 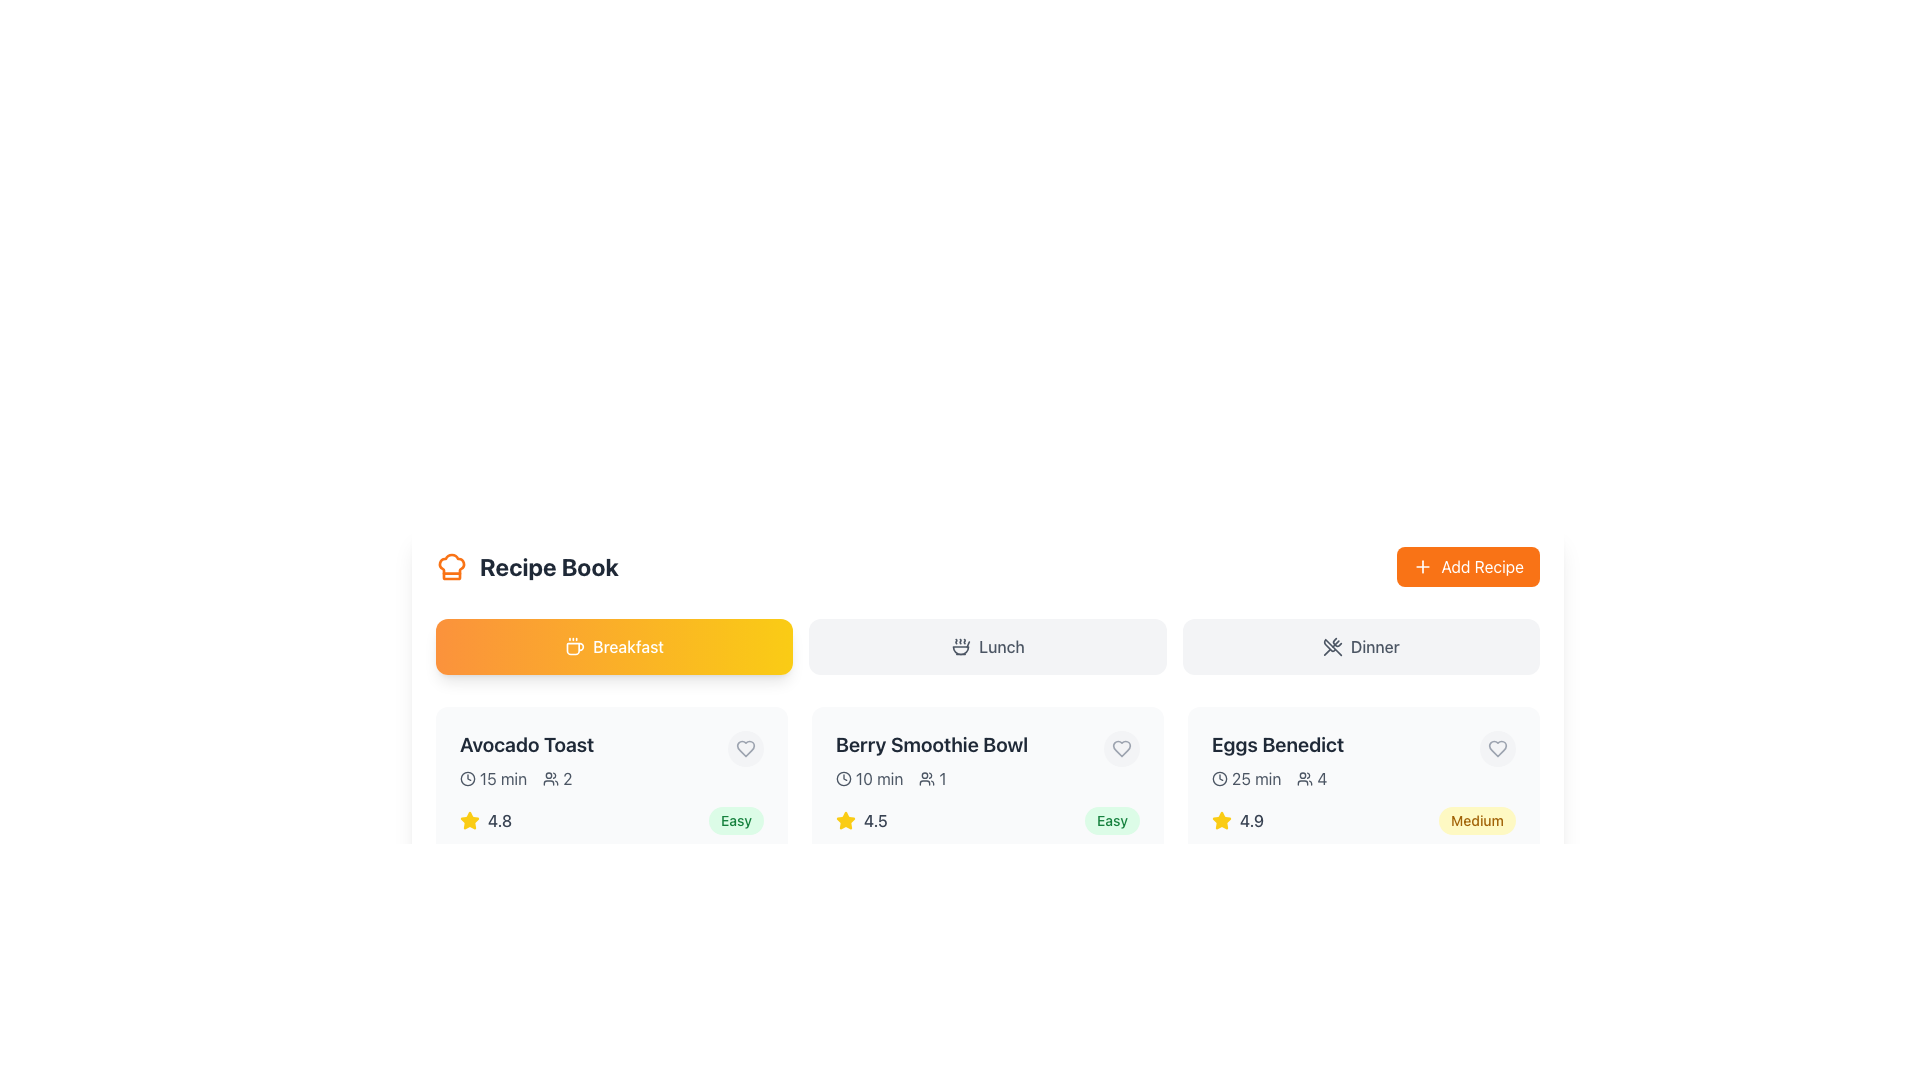 I want to click on the displayed information of the text segment '10 min 1' with light gray font, located within the 'Berry Smoothie Bowl' card, positioned to the left of the star rating and to the right of the card's edge, so click(x=930, y=778).